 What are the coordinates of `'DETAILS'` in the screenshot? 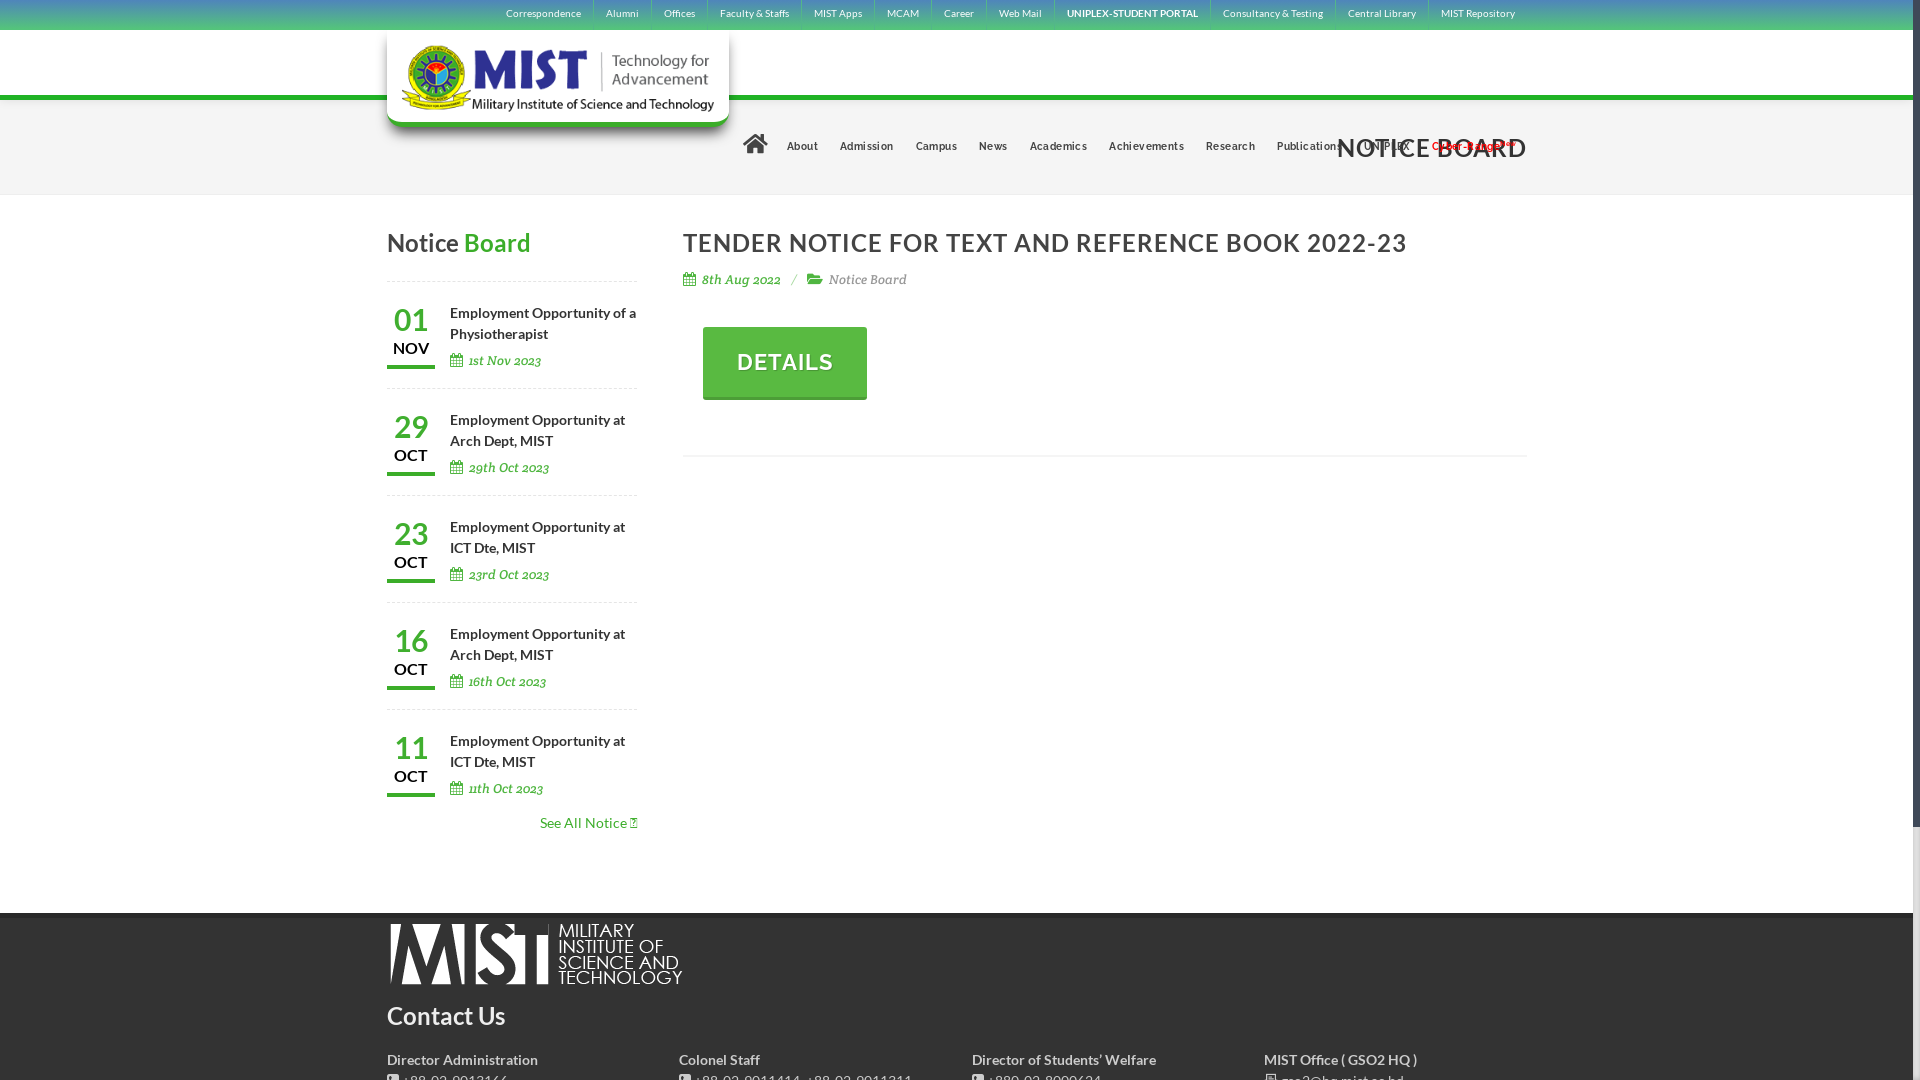 It's located at (702, 363).